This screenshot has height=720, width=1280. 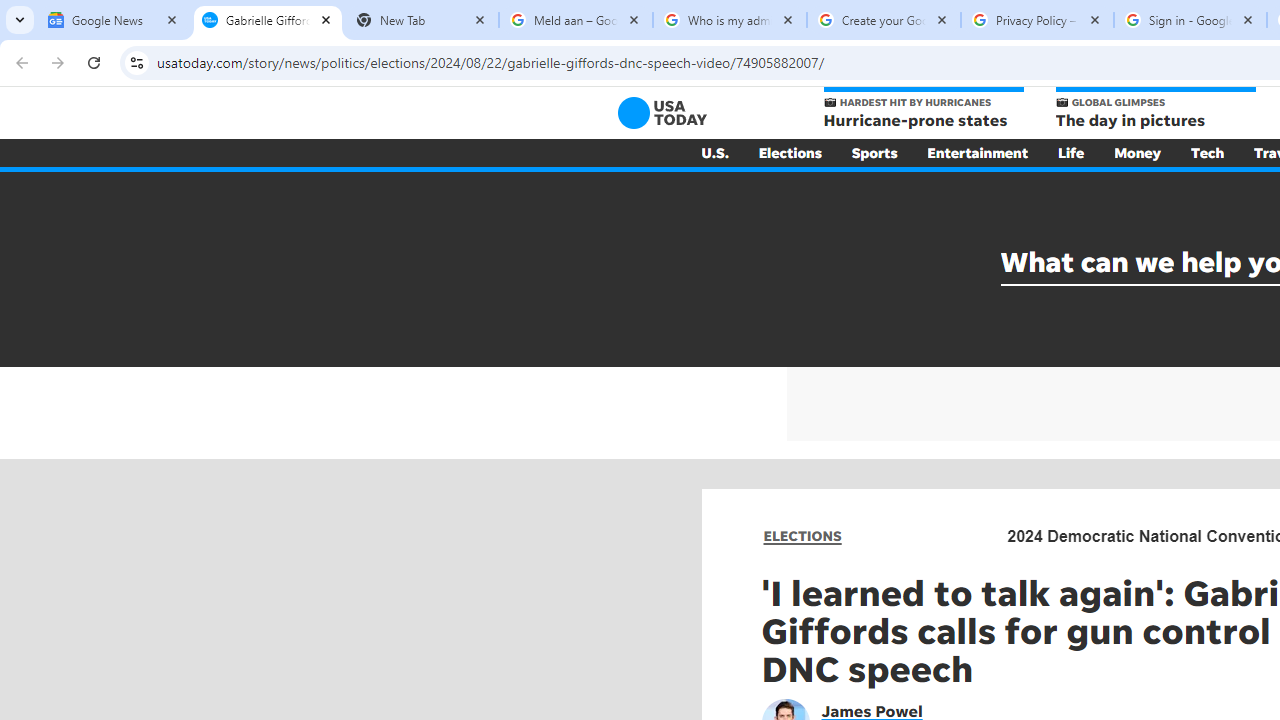 What do you see at coordinates (882, 20) in the screenshot?
I see `'Create your Google Account'` at bounding box center [882, 20].